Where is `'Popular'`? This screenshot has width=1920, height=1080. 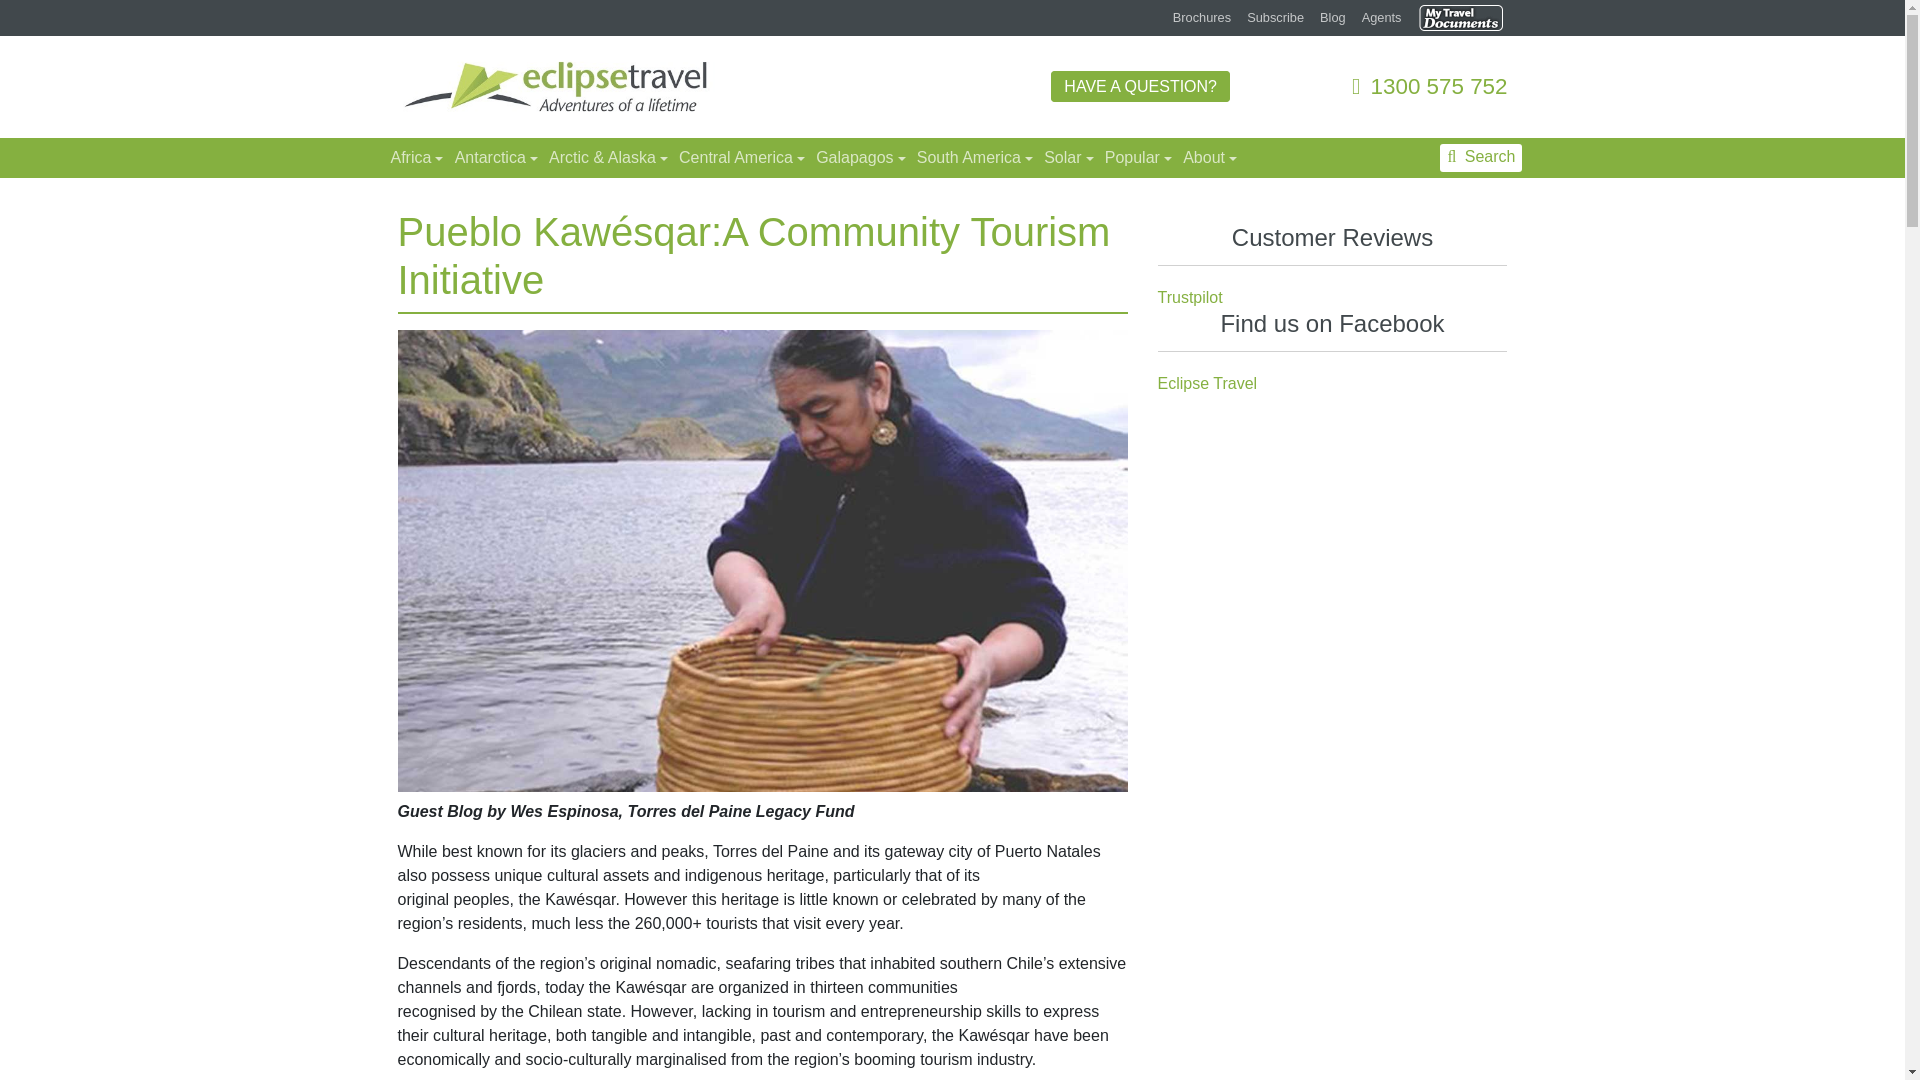
'Popular' is located at coordinates (1136, 157).